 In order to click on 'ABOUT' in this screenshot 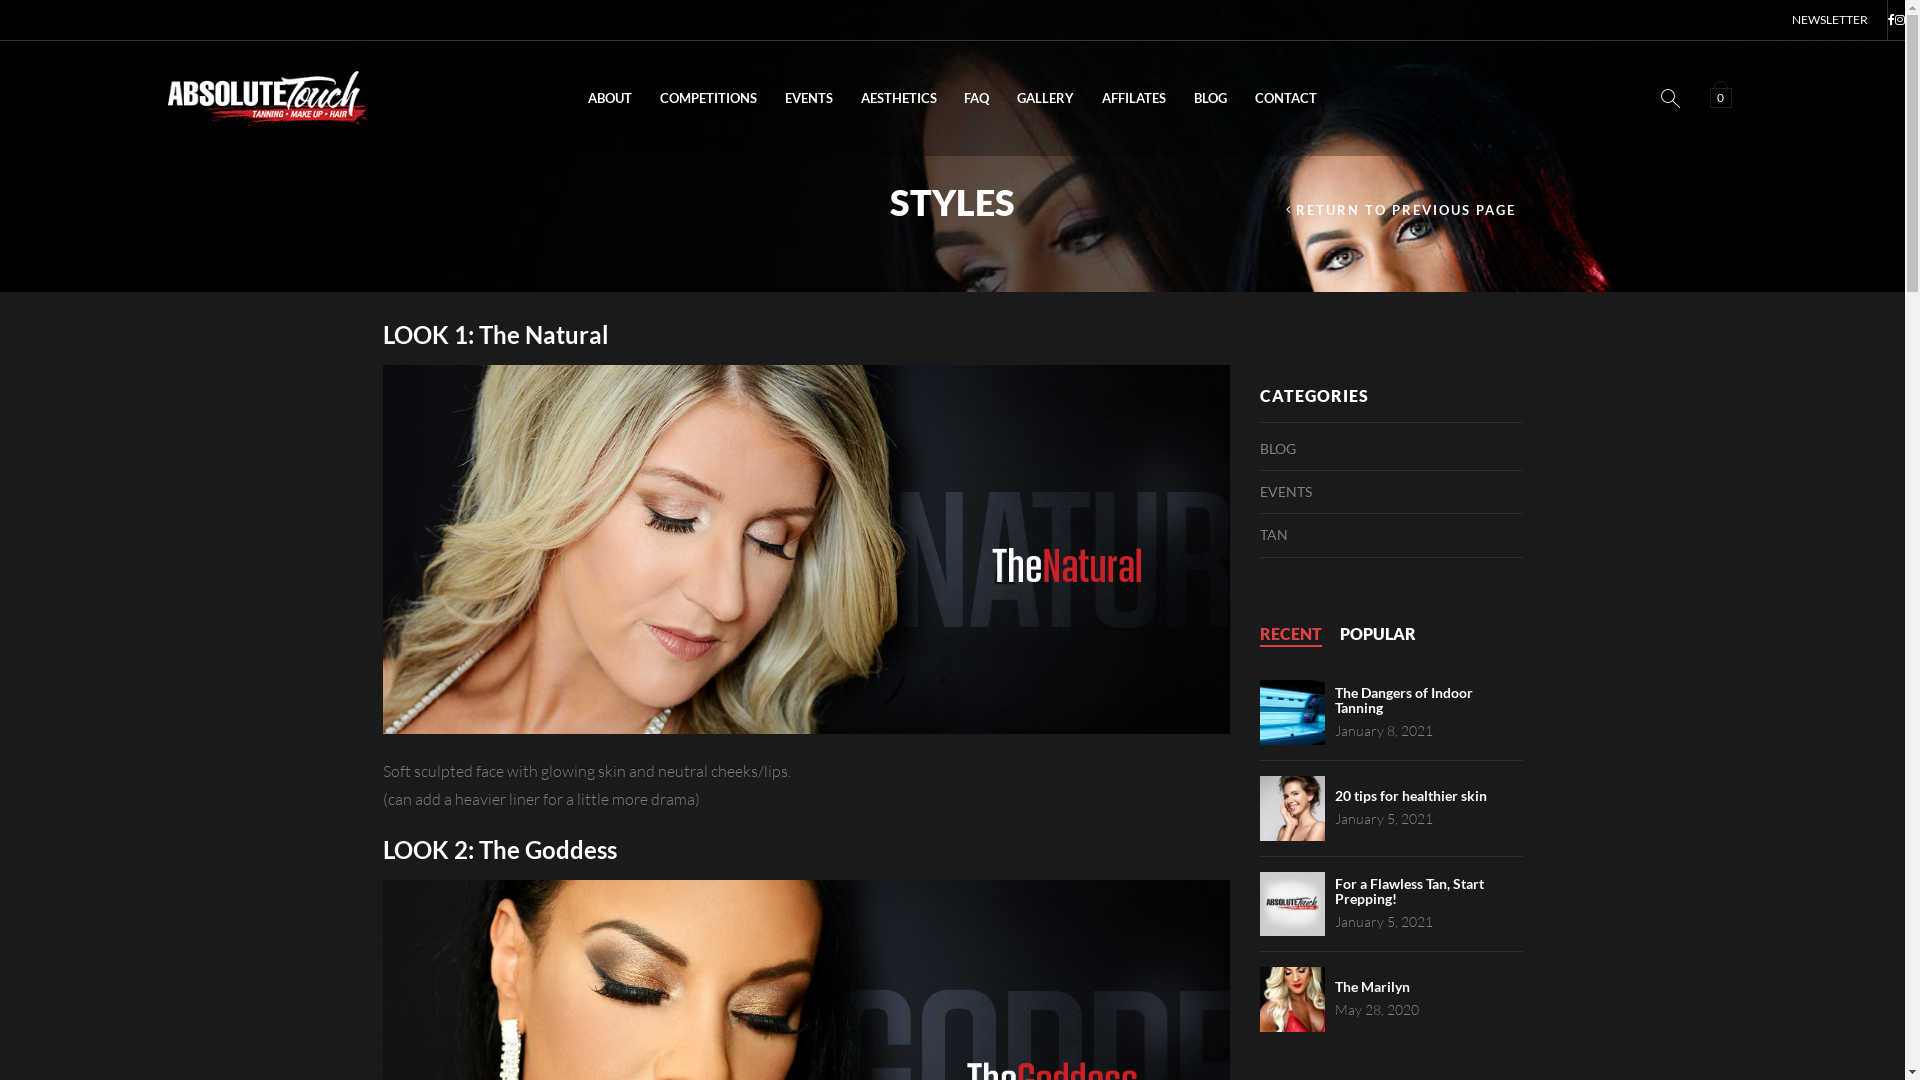, I will do `click(608, 98)`.